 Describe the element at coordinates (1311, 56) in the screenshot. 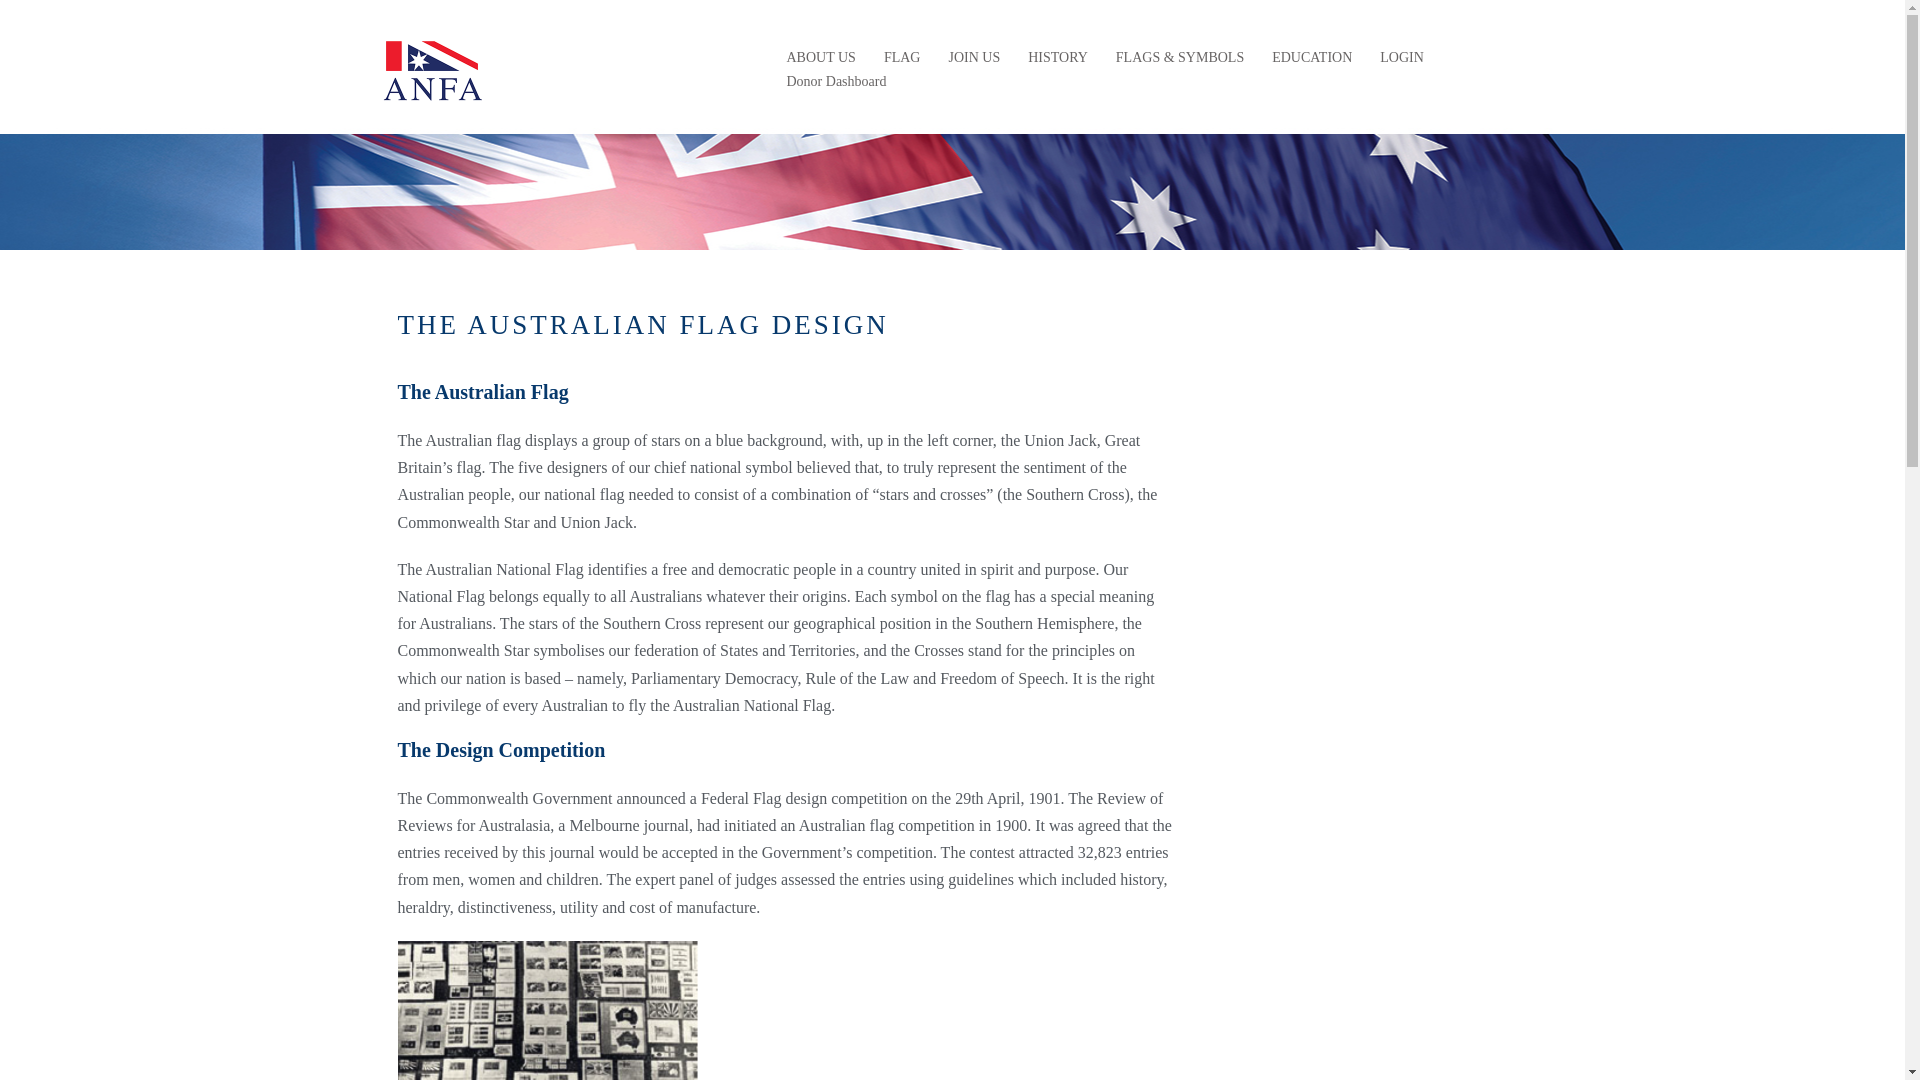

I see `'EDUCATION'` at that location.